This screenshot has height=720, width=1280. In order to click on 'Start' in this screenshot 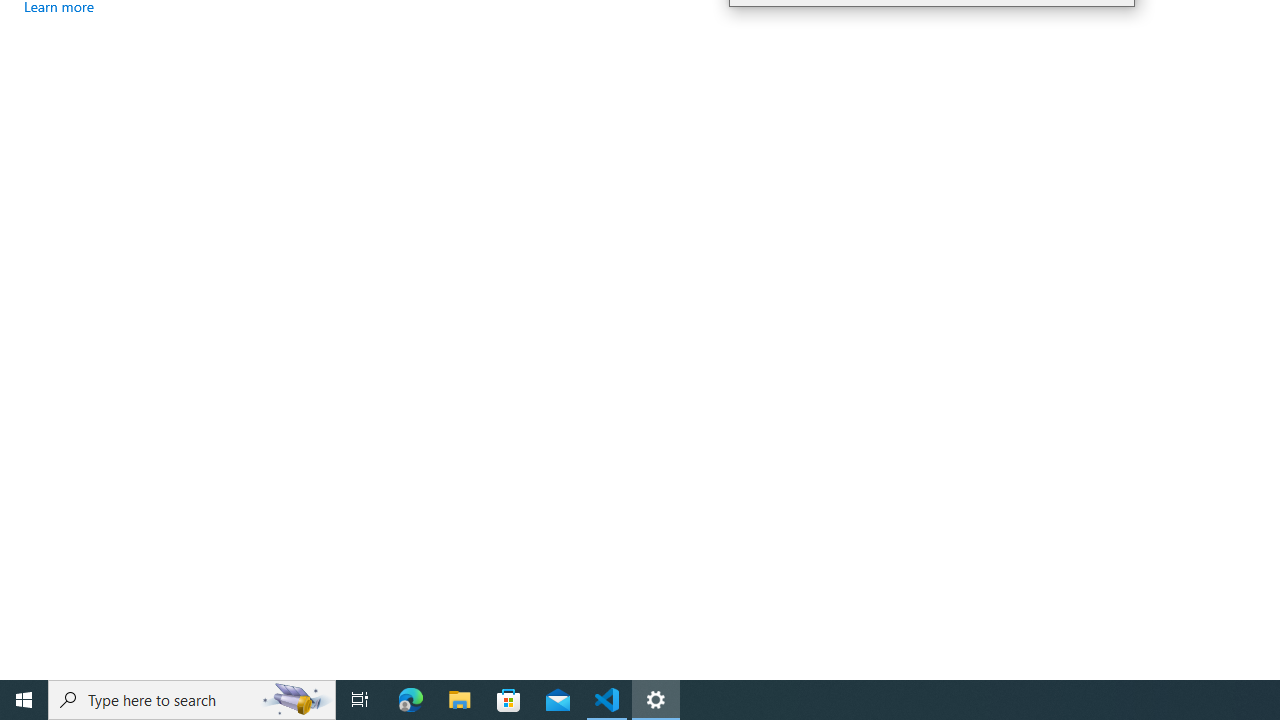, I will do `click(24, 698)`.